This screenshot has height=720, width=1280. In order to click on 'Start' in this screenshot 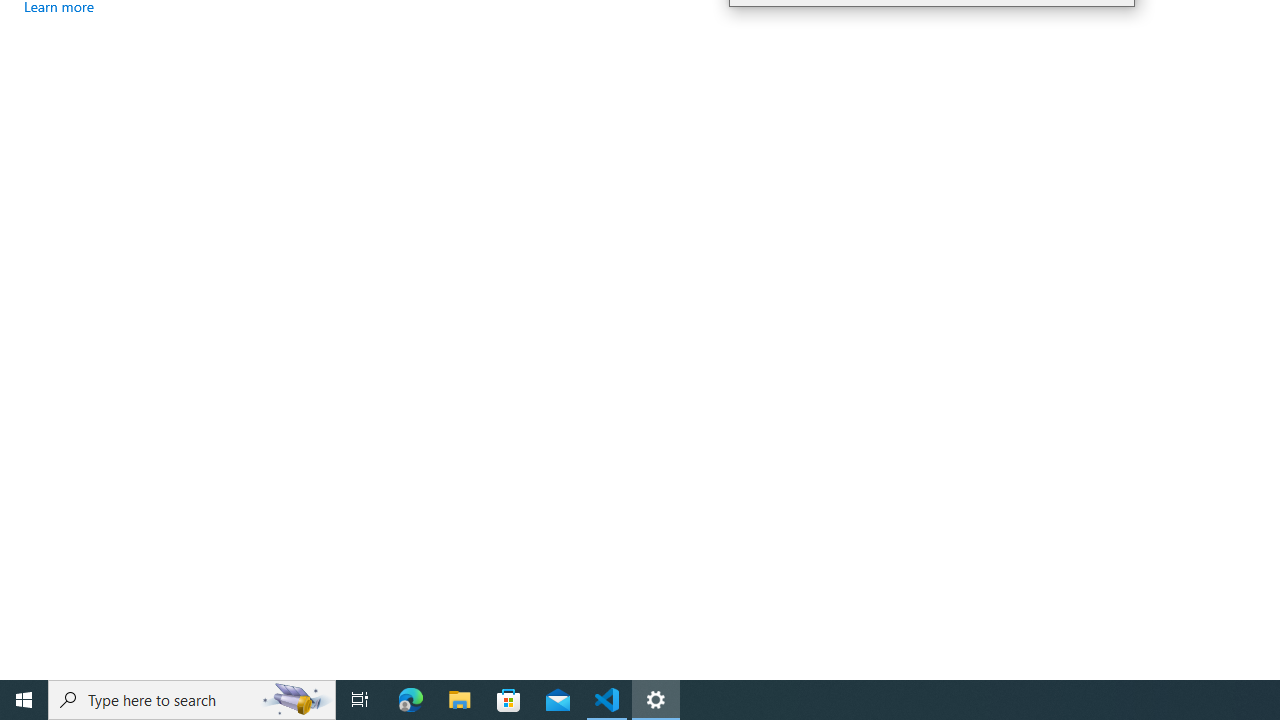, I will do `click(24, 698)`.